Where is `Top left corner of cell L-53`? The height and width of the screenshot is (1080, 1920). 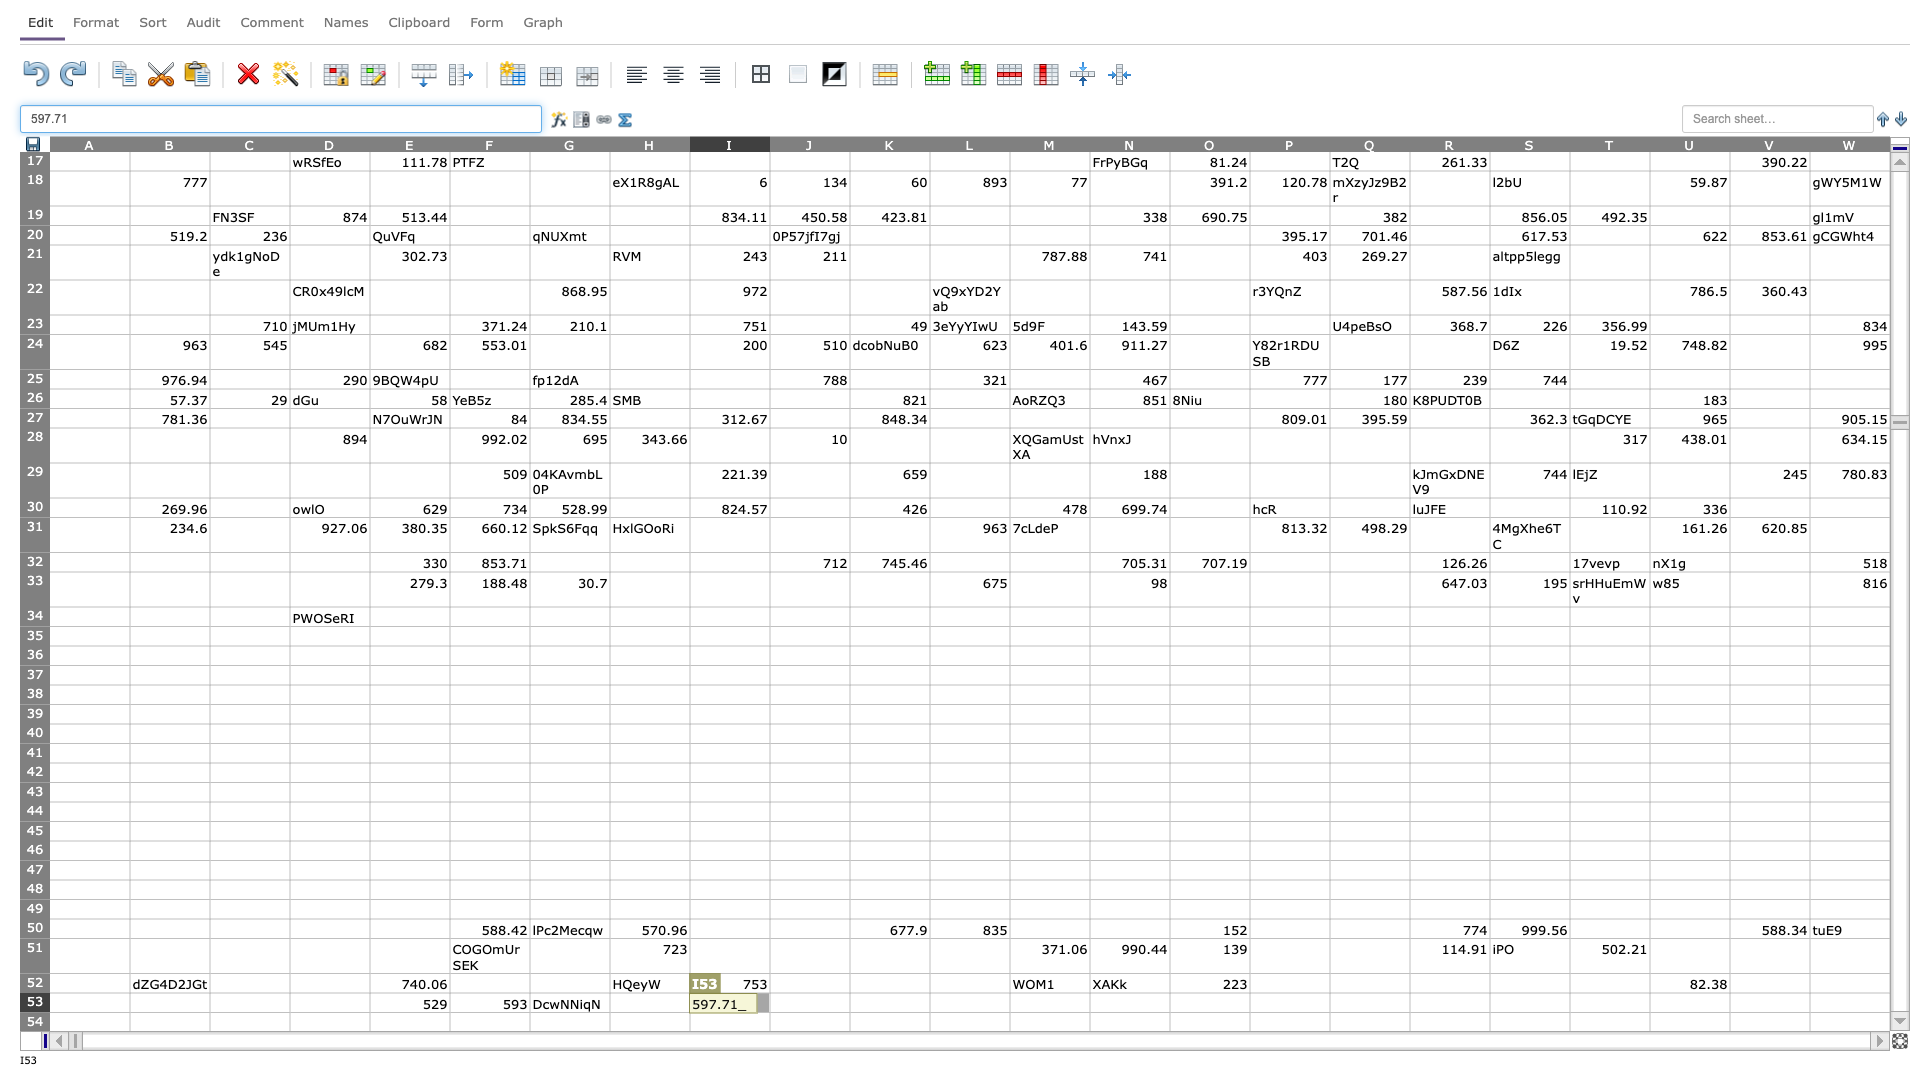 Top left corner of cell L-53 is located at coordinates (929, 992).